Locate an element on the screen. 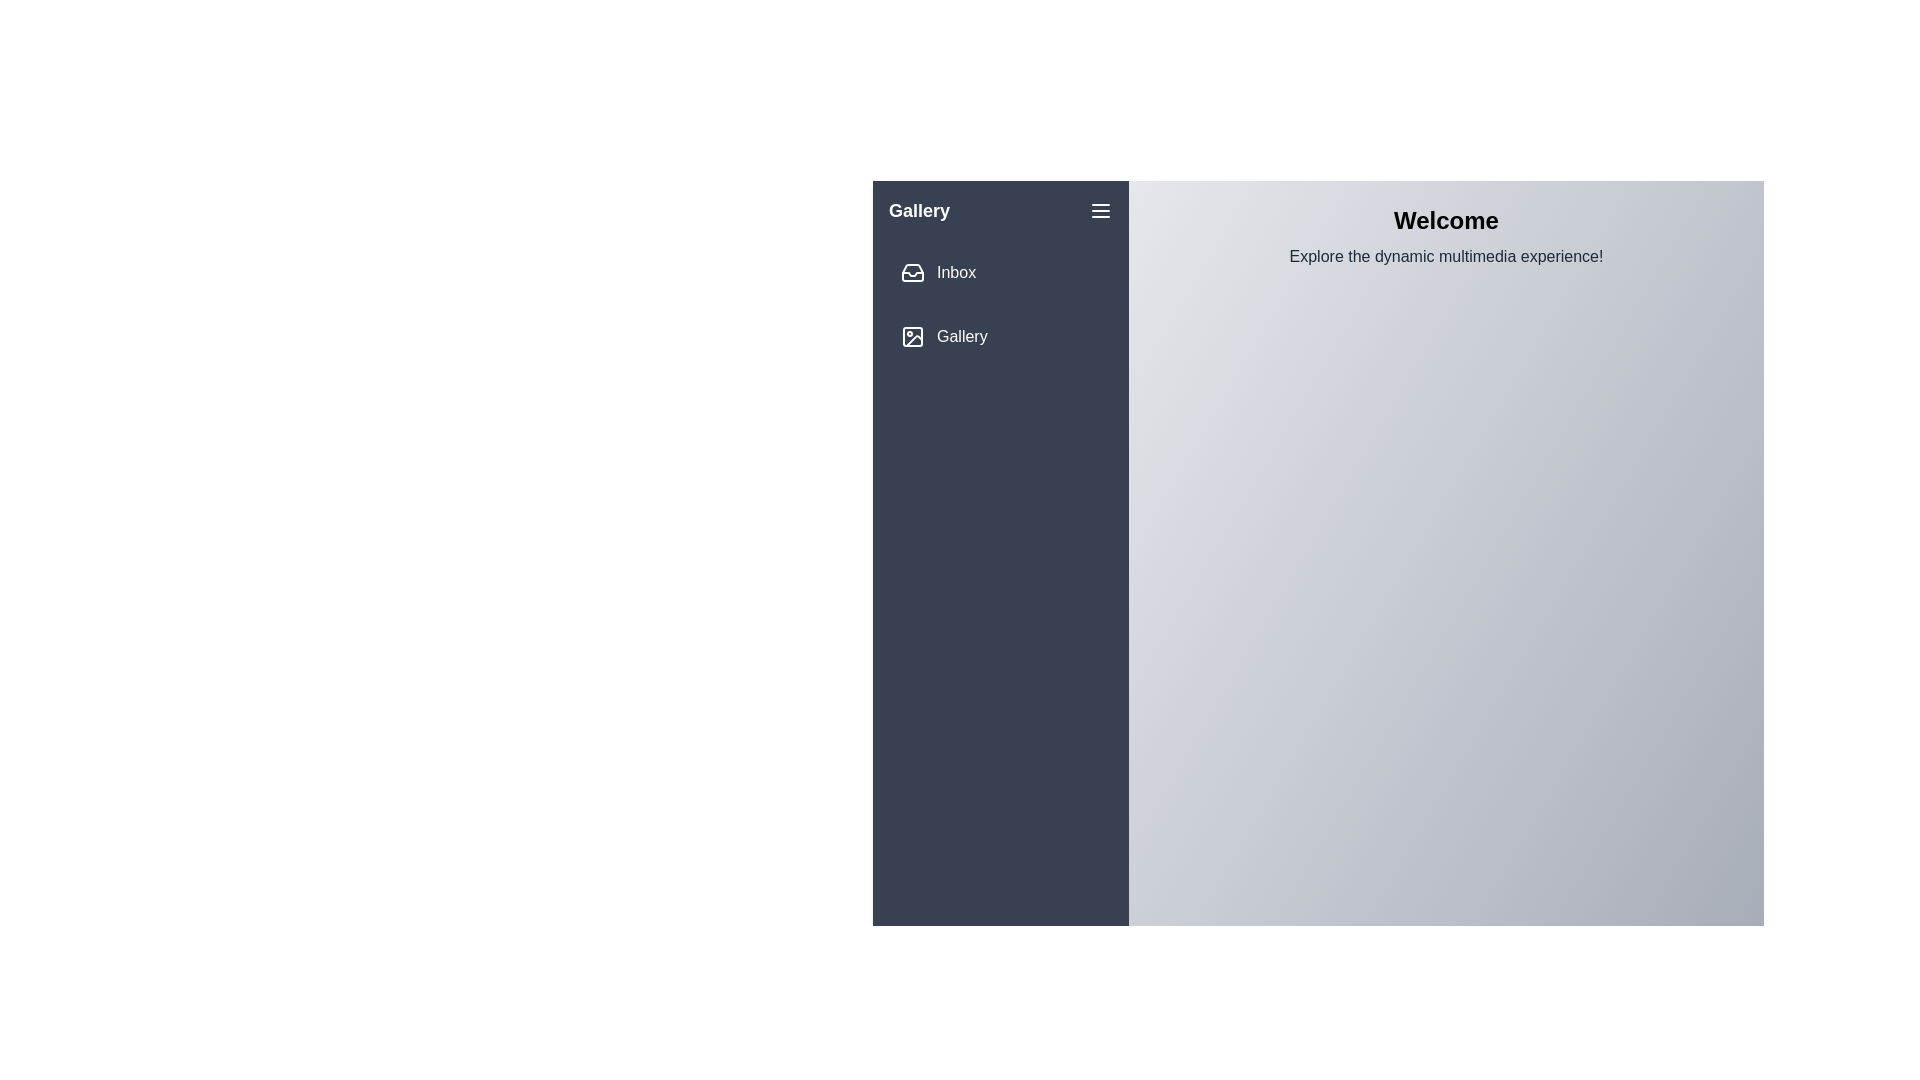 The image size is (1920, 1080). the icon resembling a flat, open inbox or tray, which is located in the left sidebar adjacent to the 'Inbox' label is located at coordinates (911, 273).